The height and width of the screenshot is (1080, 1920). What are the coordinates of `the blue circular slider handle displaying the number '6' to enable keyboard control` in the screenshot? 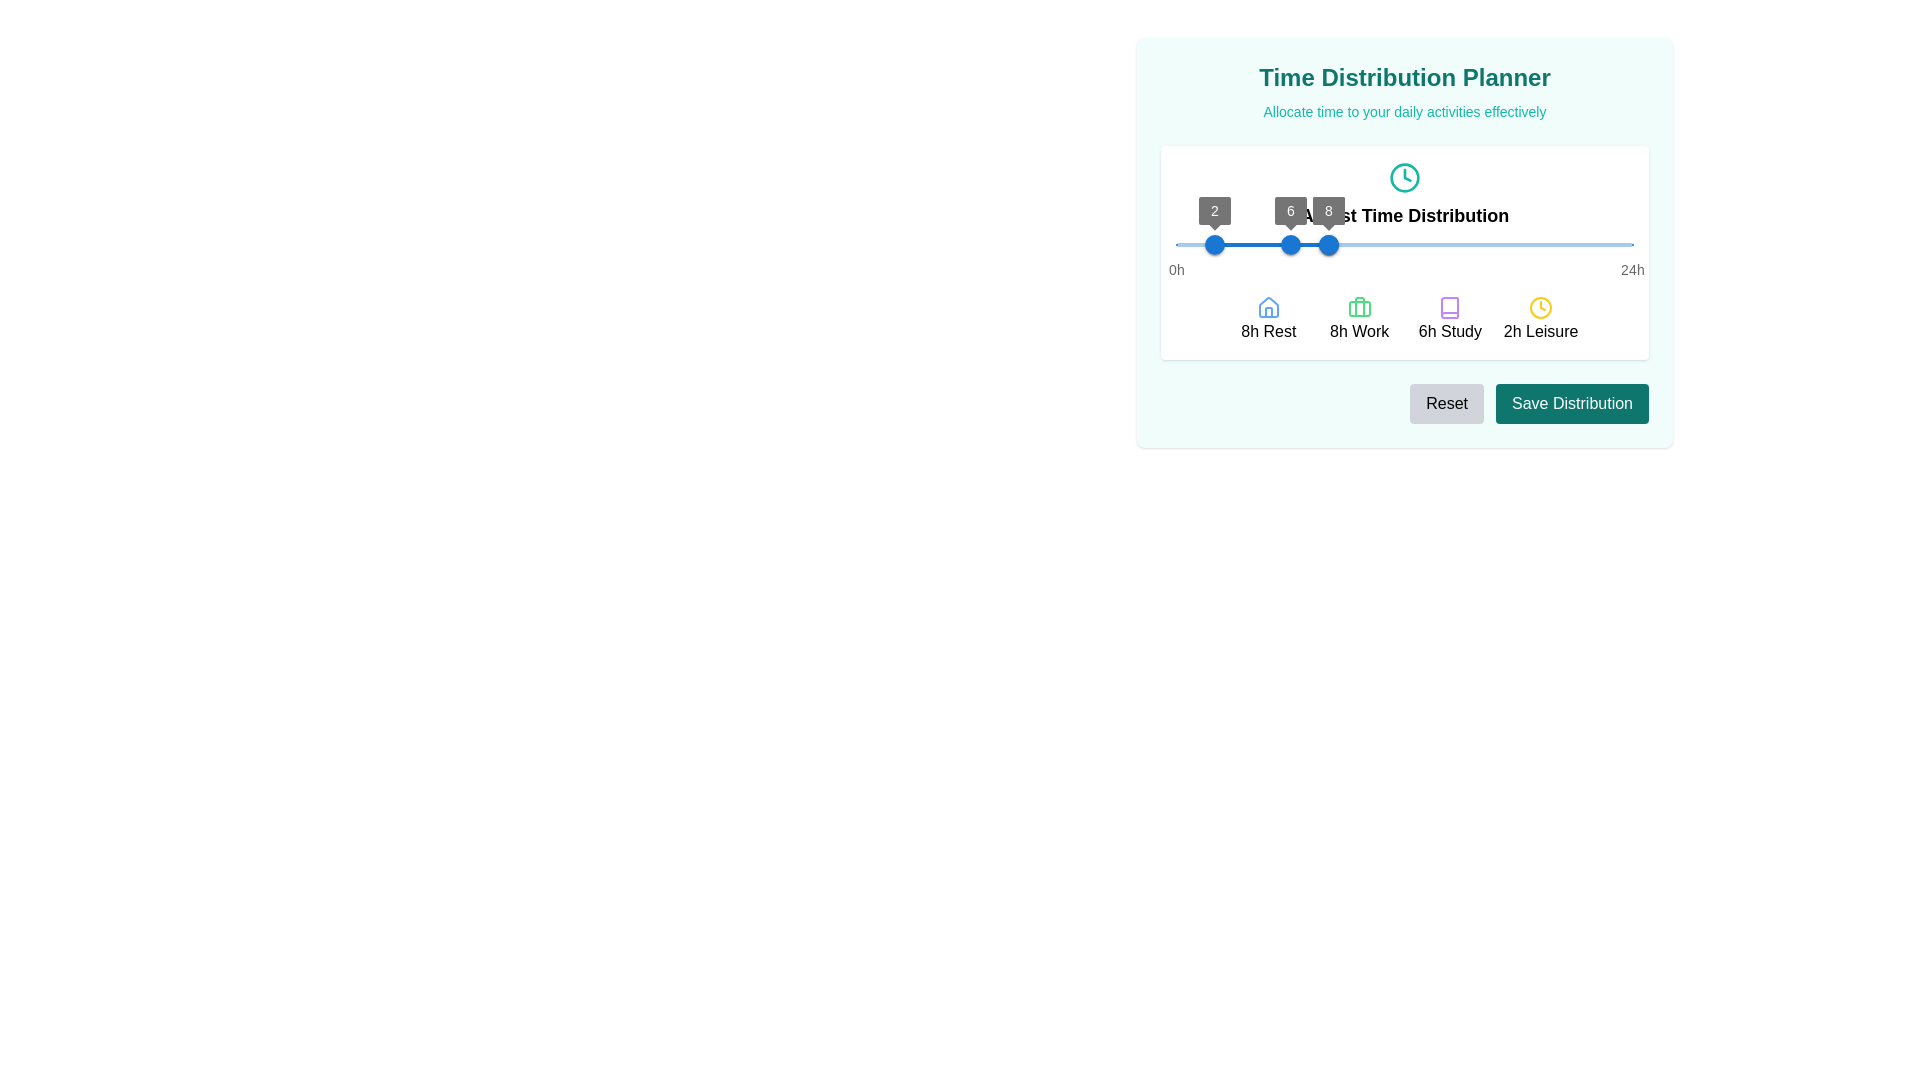 It's located at (1291, 244).